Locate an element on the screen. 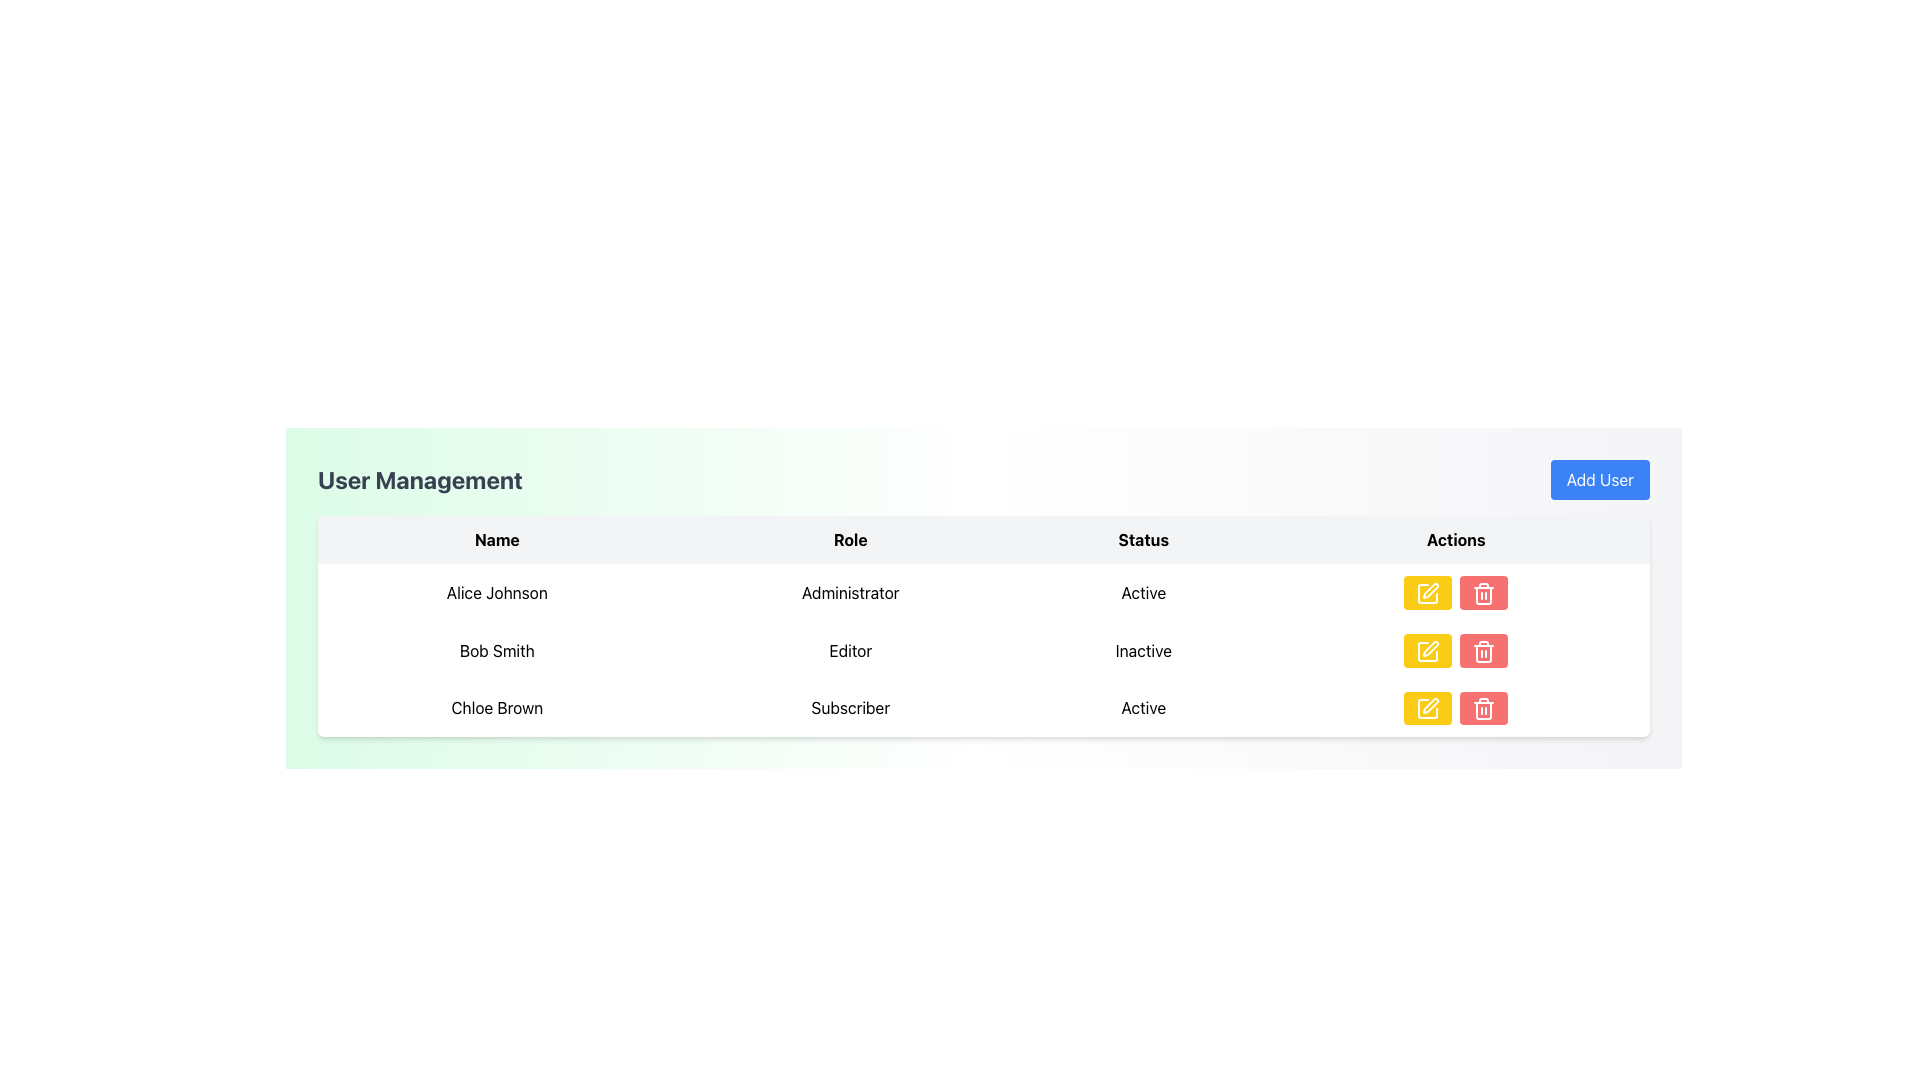 This screenshot has width=1920, height=1080. the yellow edit button icon resembling a pen in the third row of the 'Actions' column for user 'Chloe Brown' is located at coordinates (1427, 708).